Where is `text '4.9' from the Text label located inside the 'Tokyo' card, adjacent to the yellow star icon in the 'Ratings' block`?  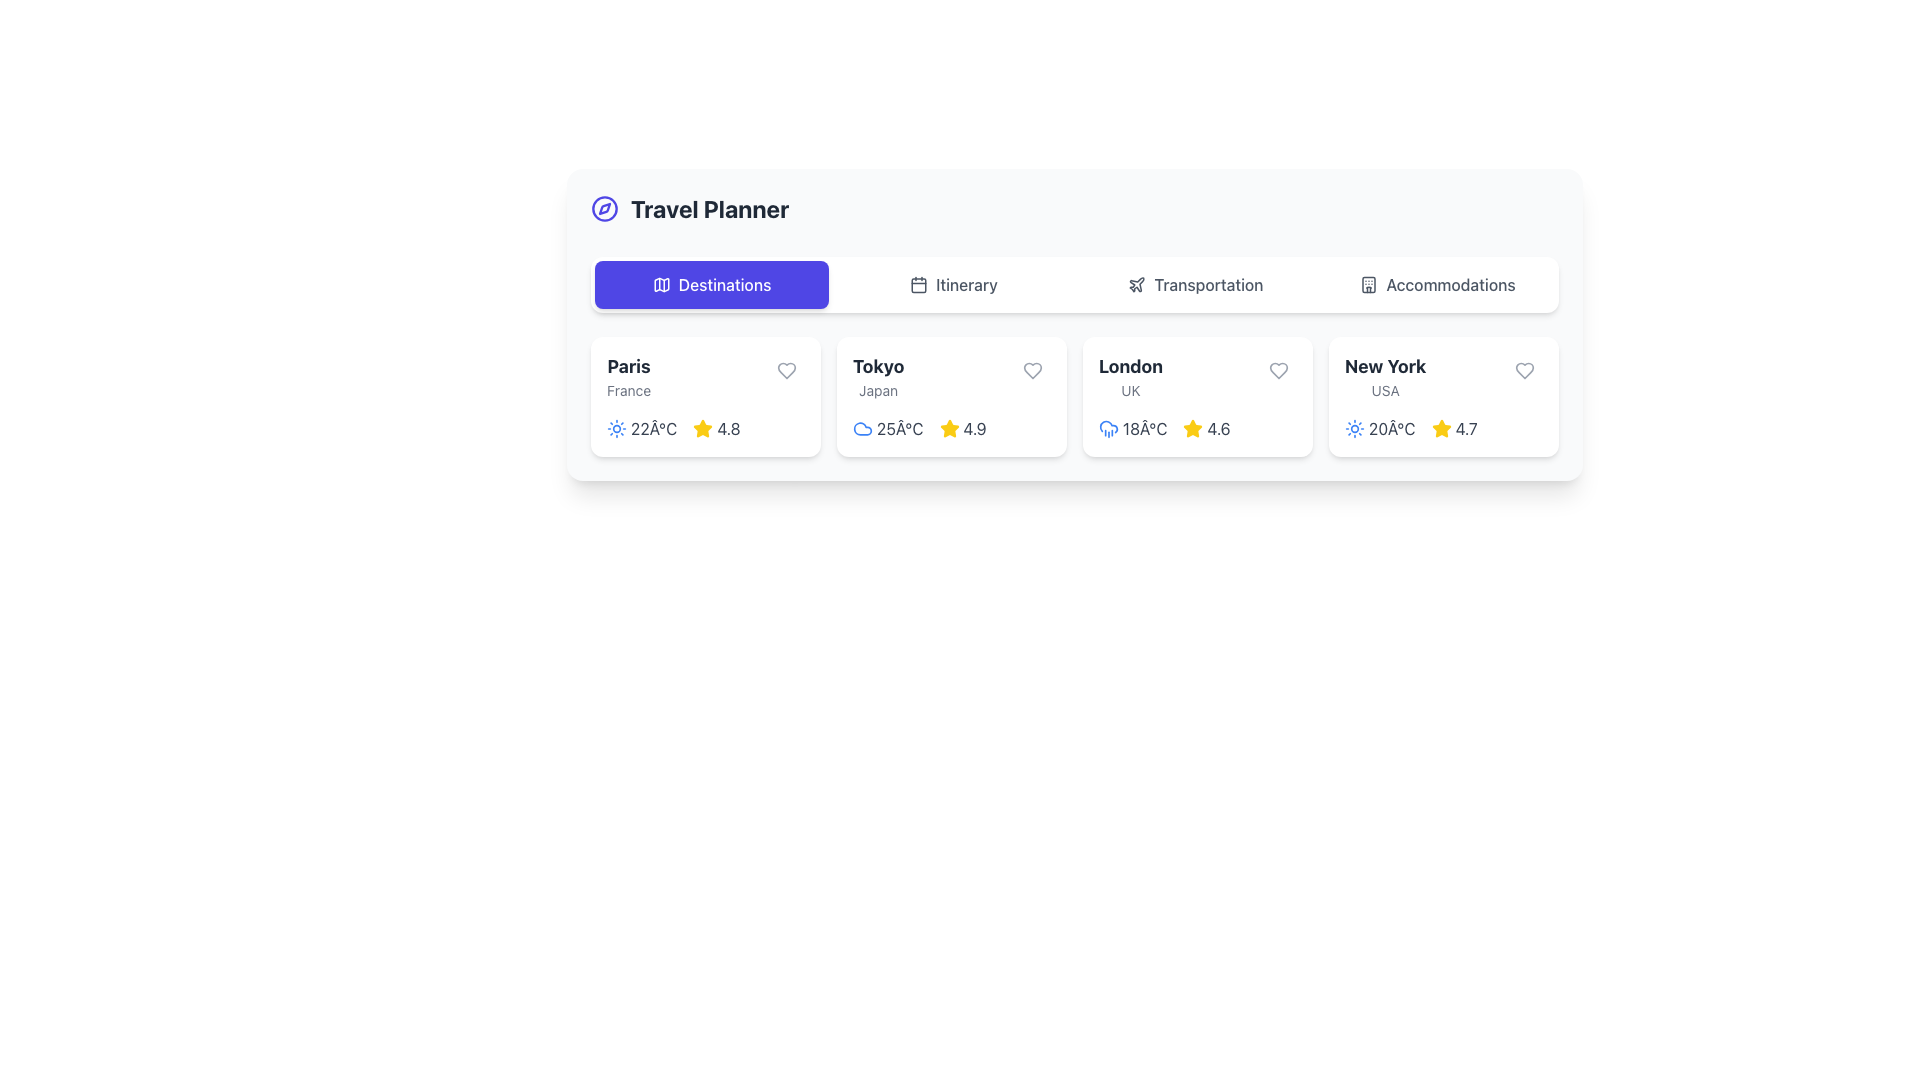
text '4.9' from the Text label located inside the 'Tokyo' card, adjacent to the yellow star icon in the 'Ratings' block is located at coordinates (975, 427).